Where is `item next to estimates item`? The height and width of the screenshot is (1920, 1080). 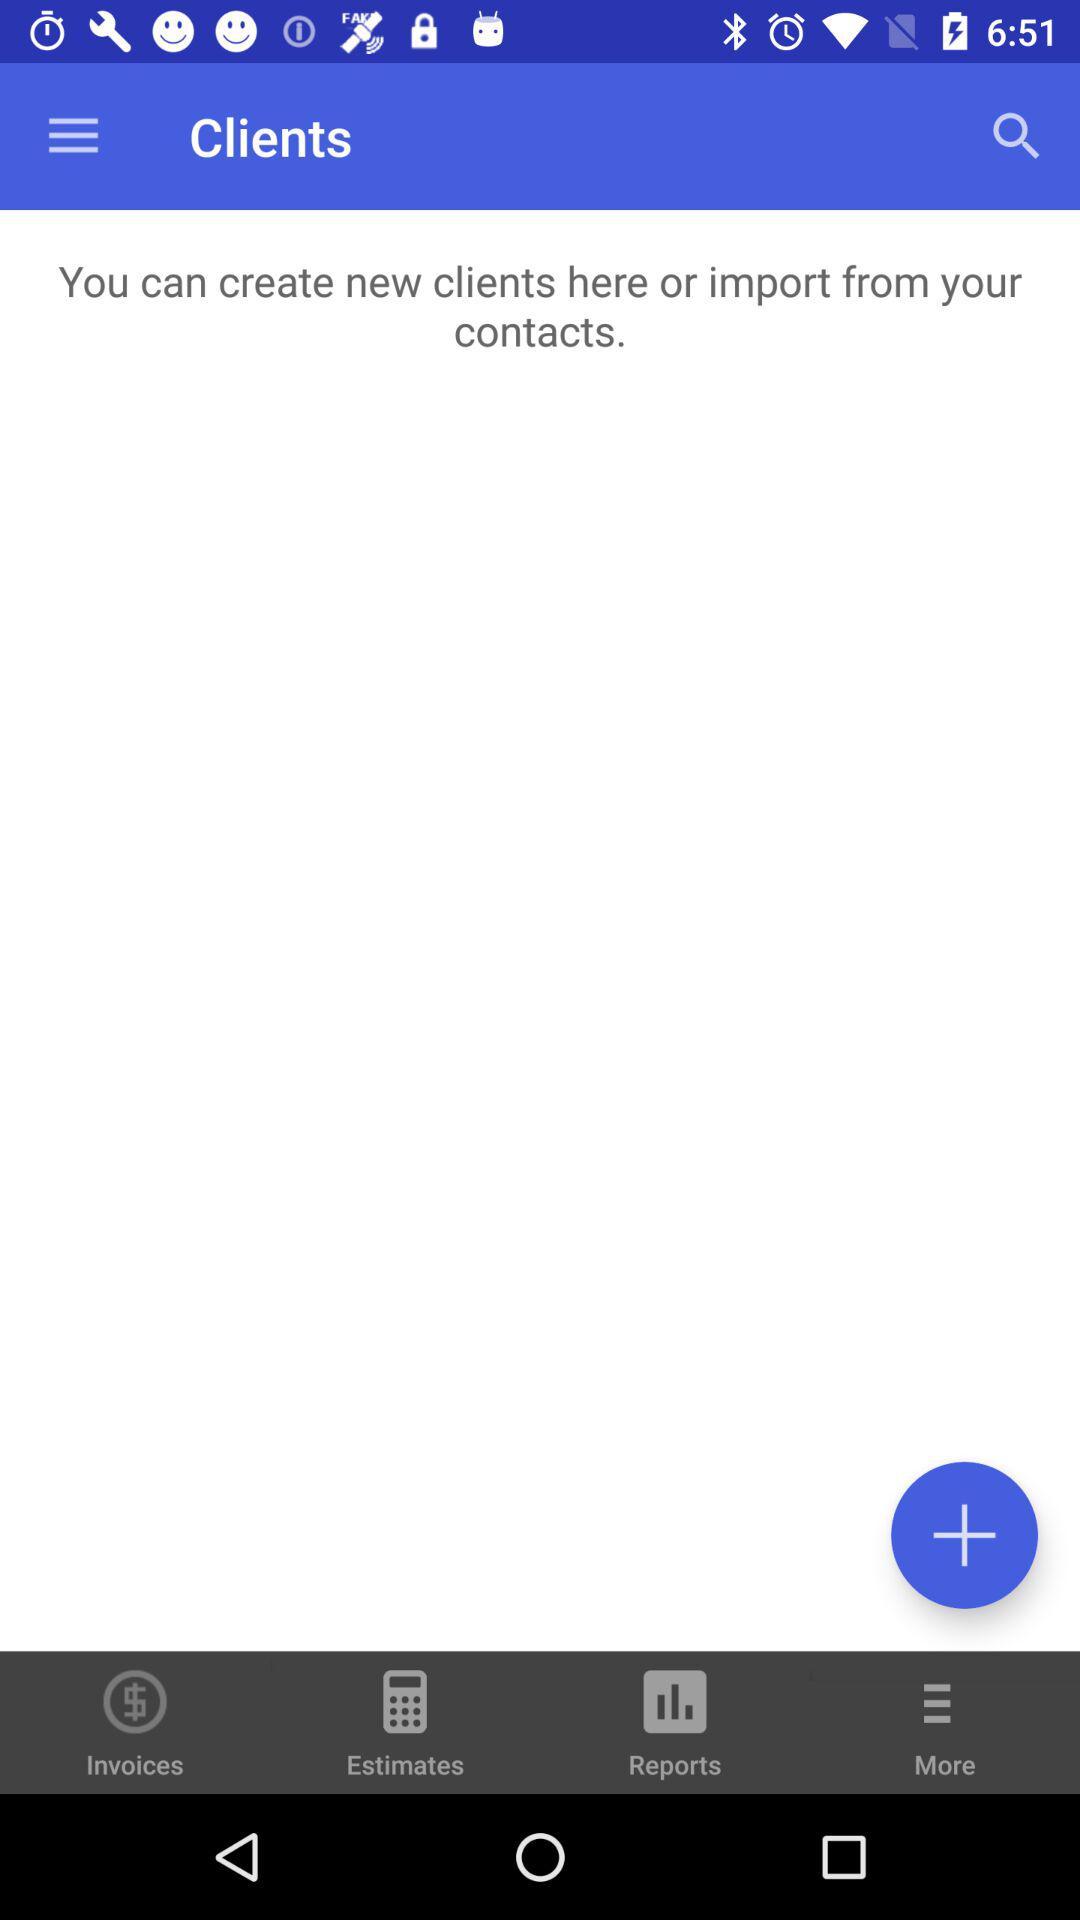 item next to estimates item is located at coordinates (675, 1731).